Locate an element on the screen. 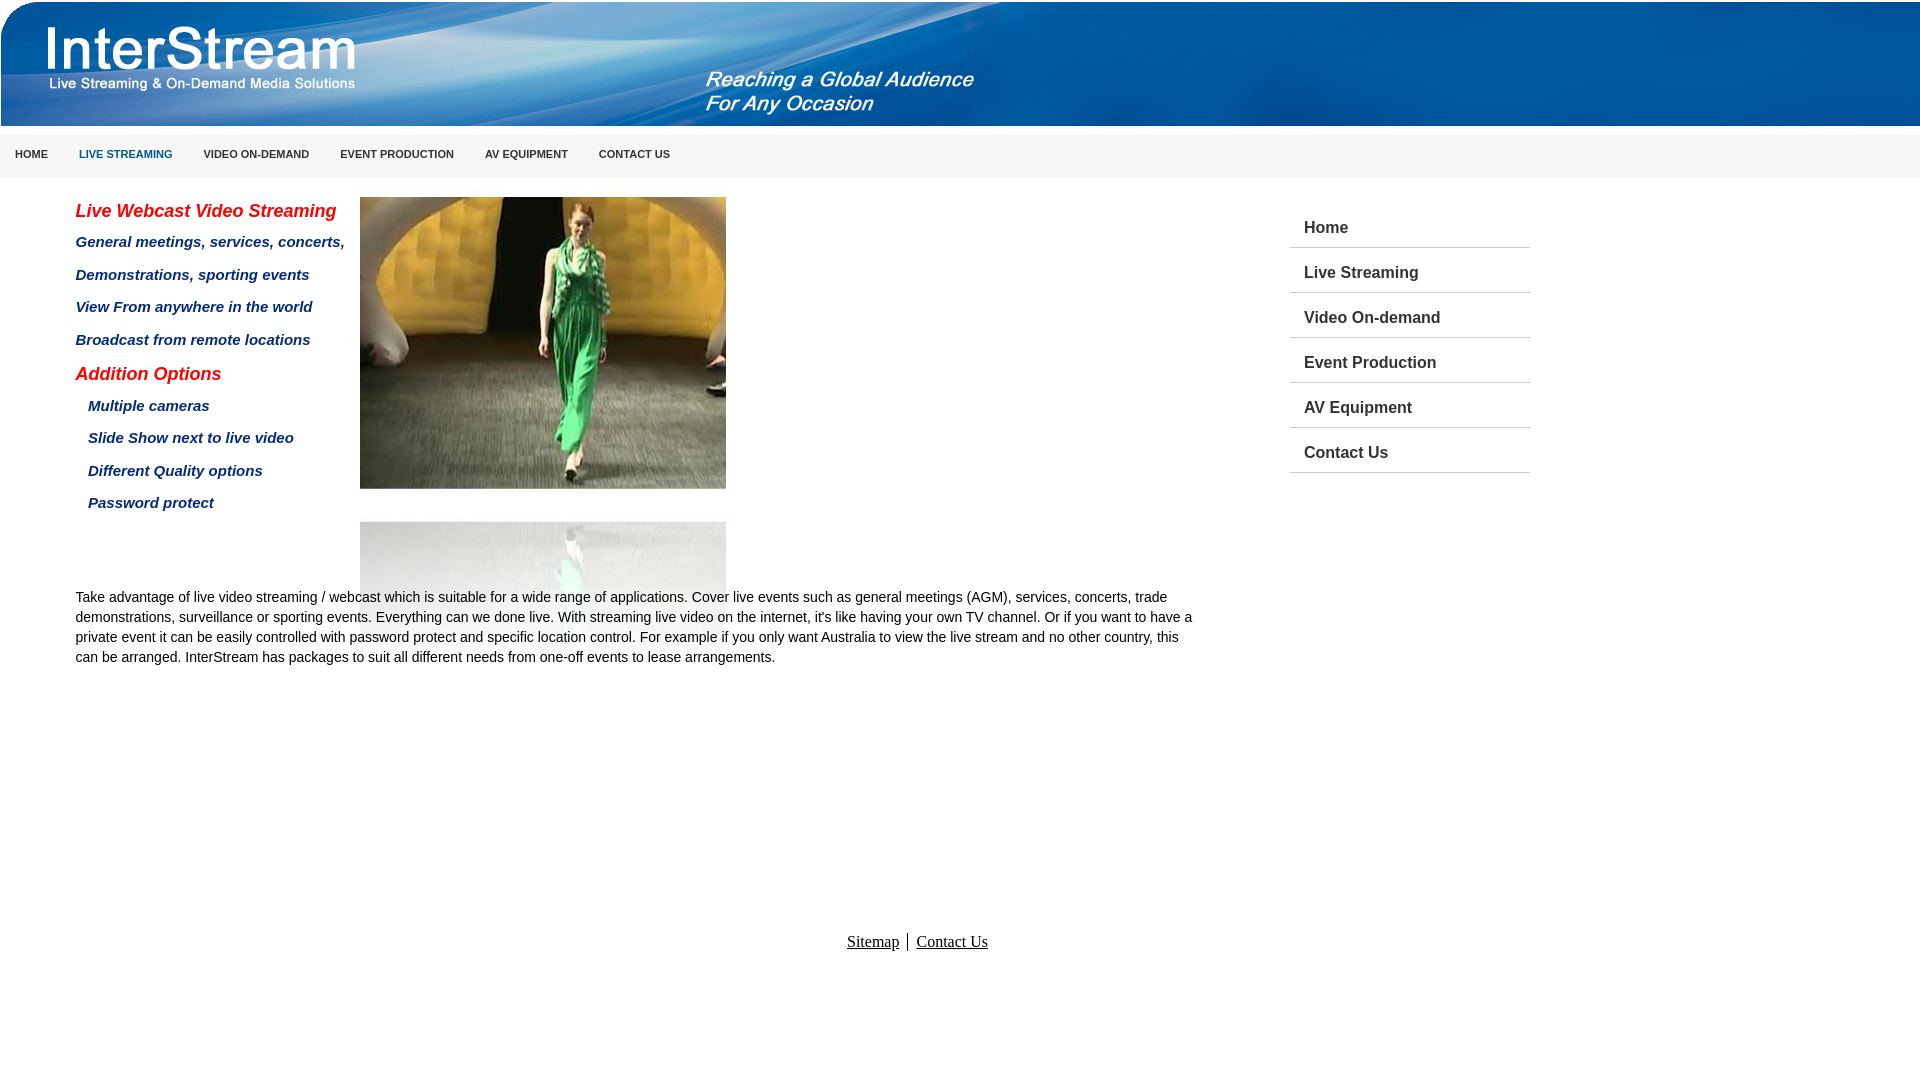 Image resolution: width=1920 pixels, height=1080 pixels. 'Event Production' is located at coordinates (1415, 358).